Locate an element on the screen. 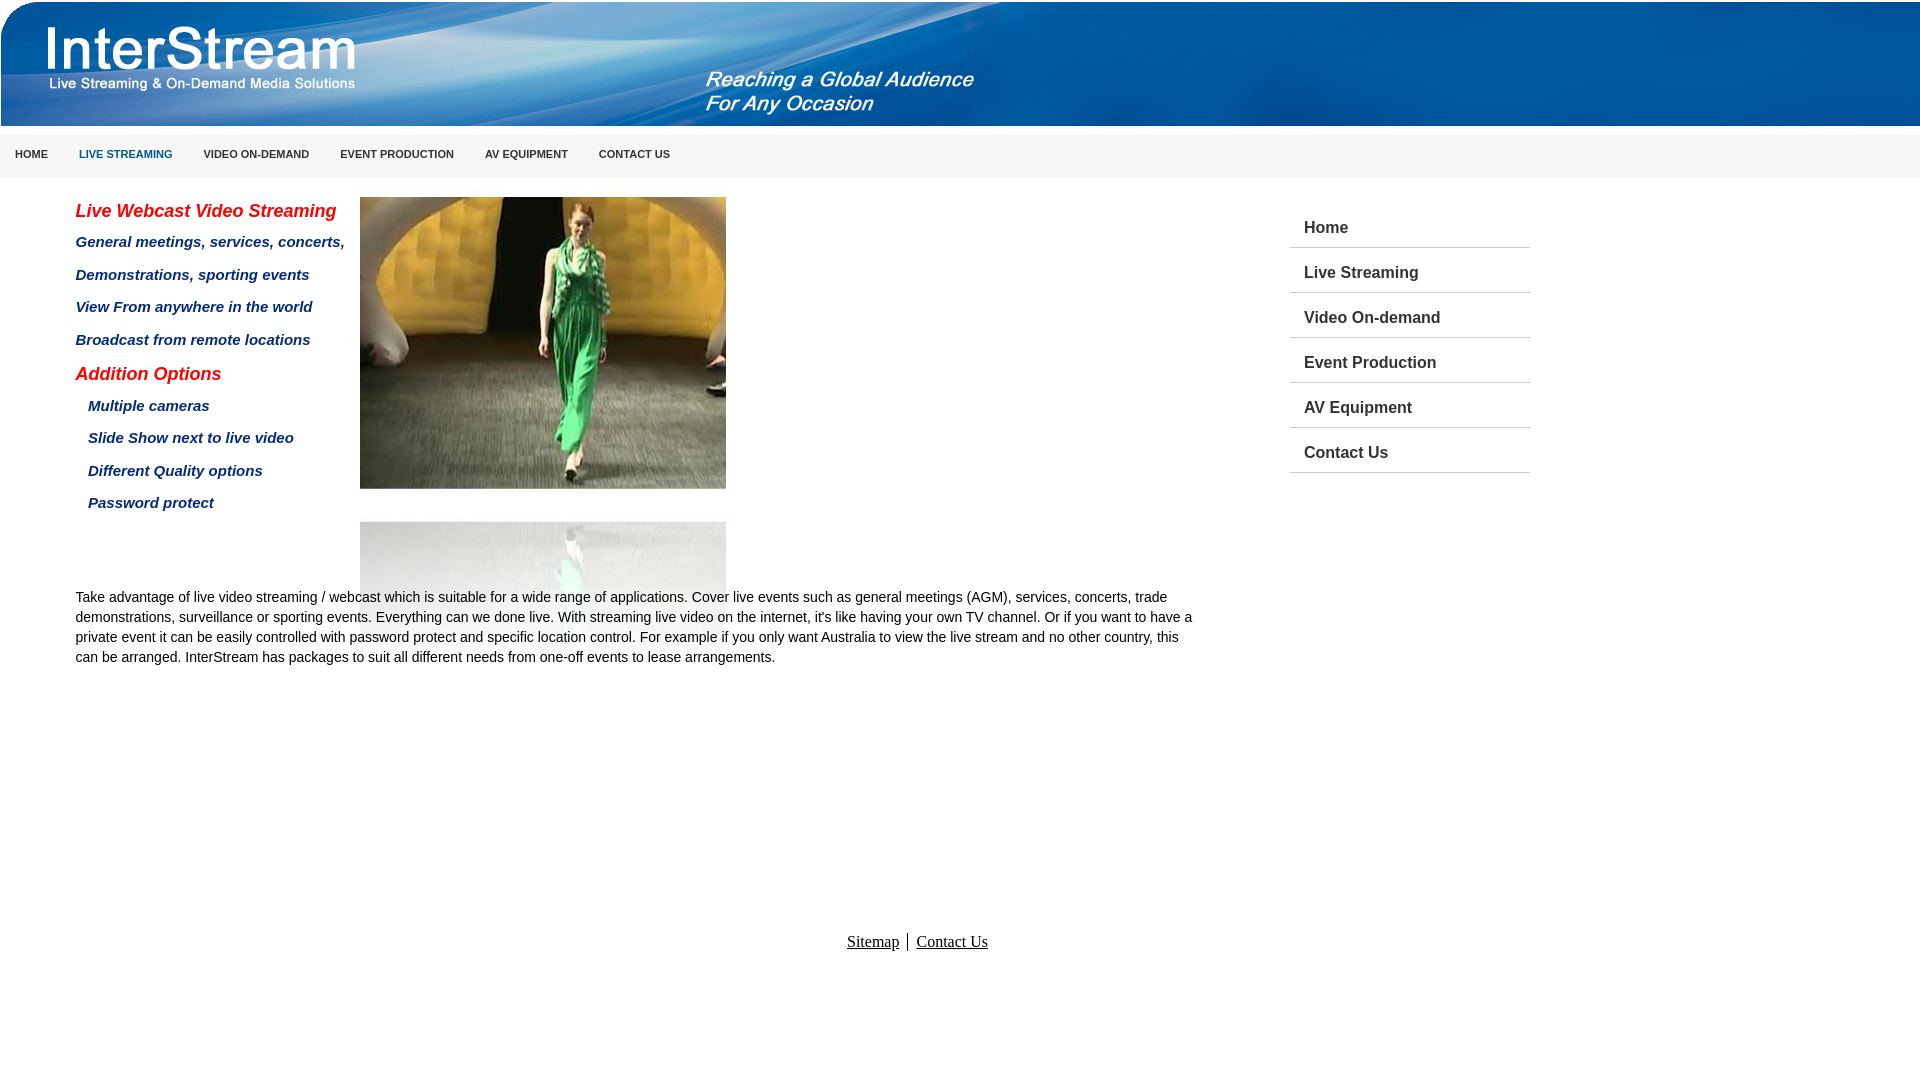 Image resolution: width=1920 pixels, height=1080 pixels. 'Event Production' is located at coordinates (1415, 358).